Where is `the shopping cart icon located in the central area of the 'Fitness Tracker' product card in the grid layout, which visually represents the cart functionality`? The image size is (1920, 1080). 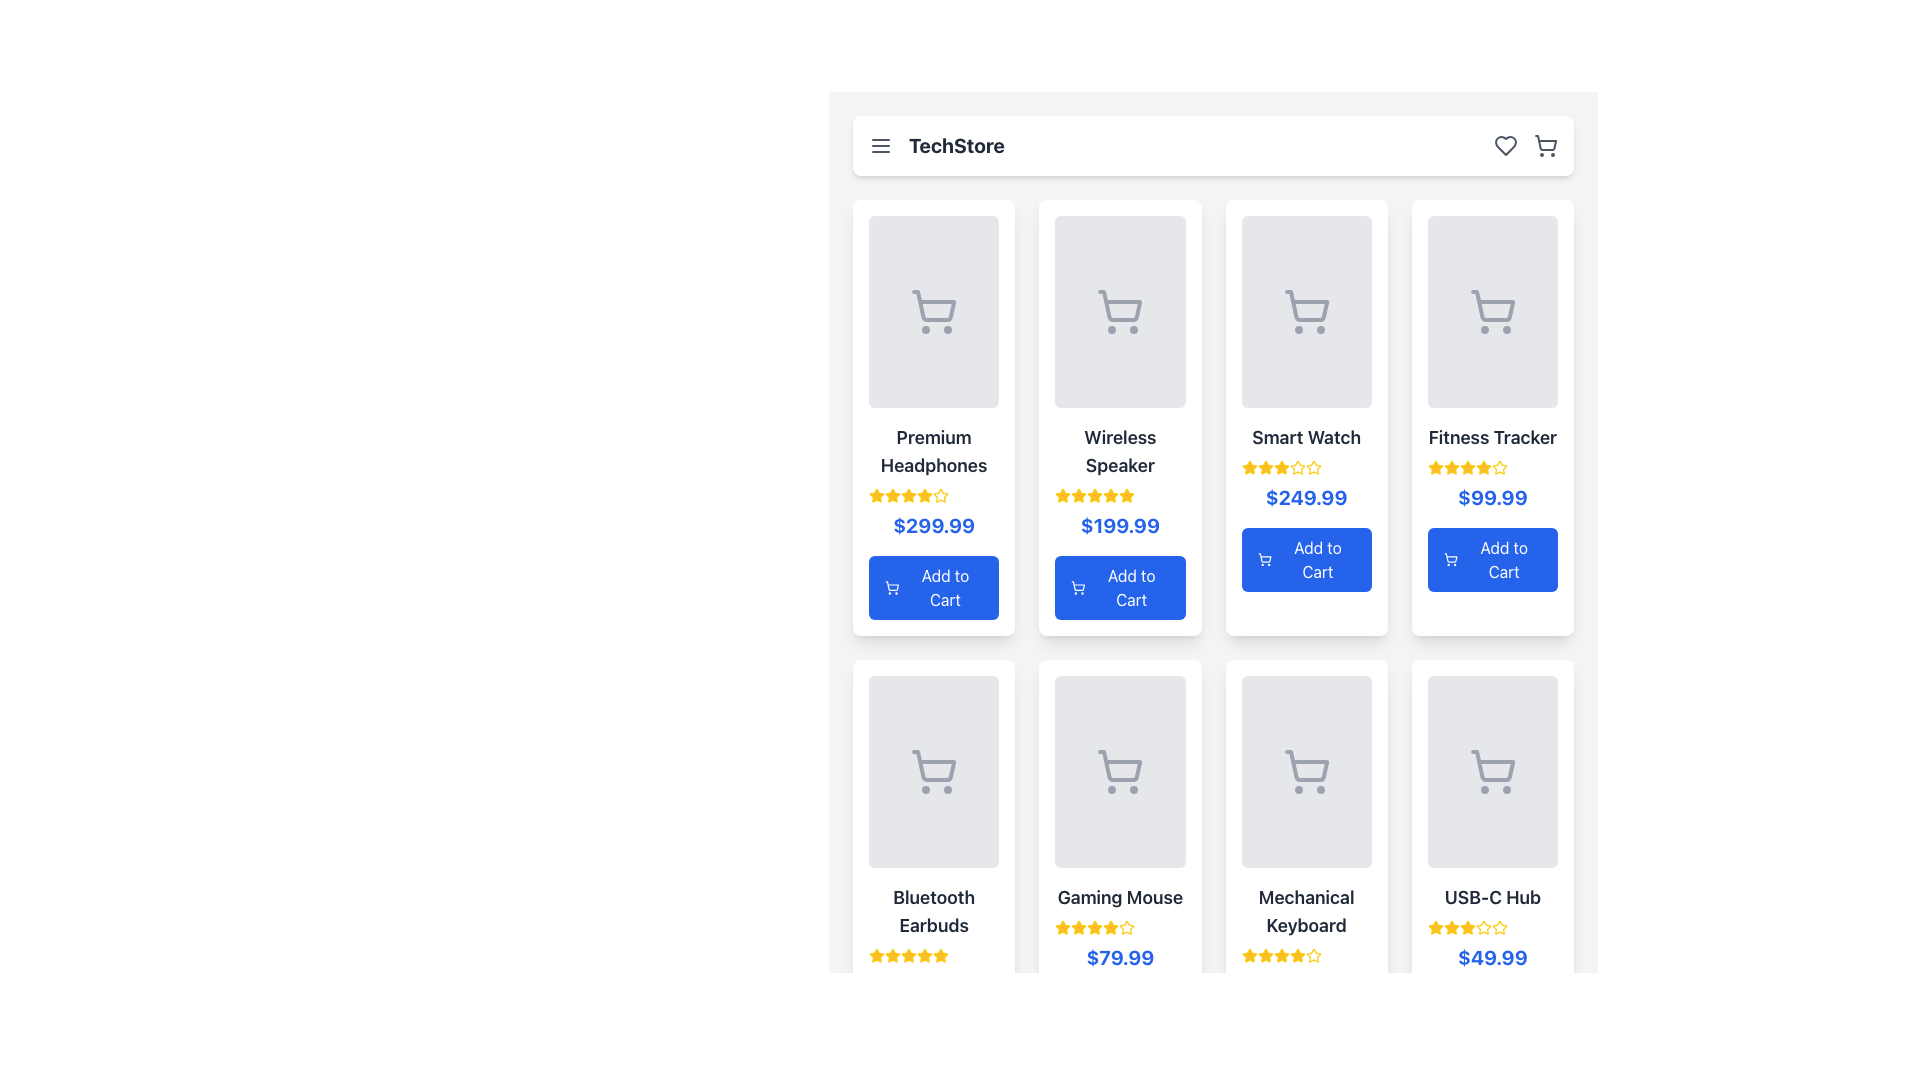
the shopping cart icon located in the central area of the 'Fitness Tracker' product card in the grid layout, which visually represents the cart functionality is located at coordinates (1492, 312).